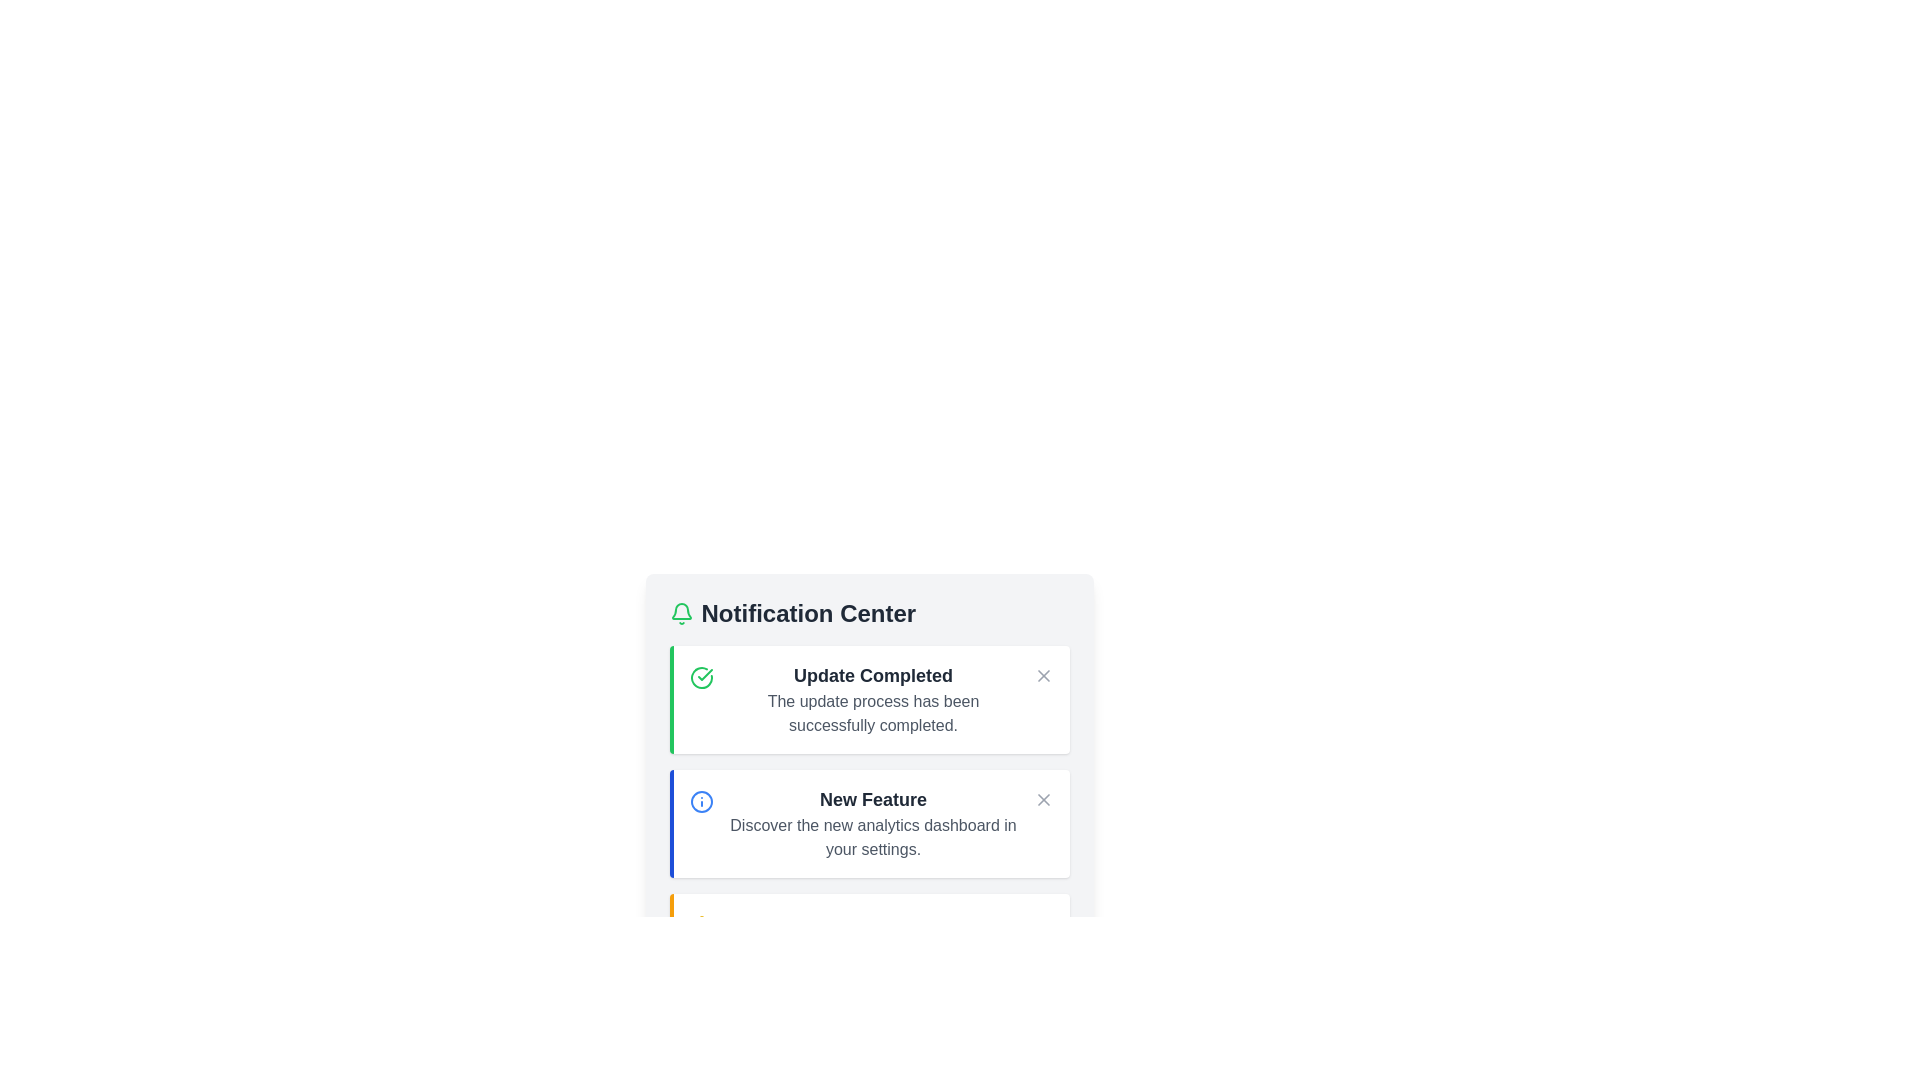 The height and width of the screenshot is (1080, 1920). I want to click on graphical properties of the triangular yellow warning icon located at the bottom of the Notification Center interface, which is centrally aligned beneath the notifications, so click(701, 925).